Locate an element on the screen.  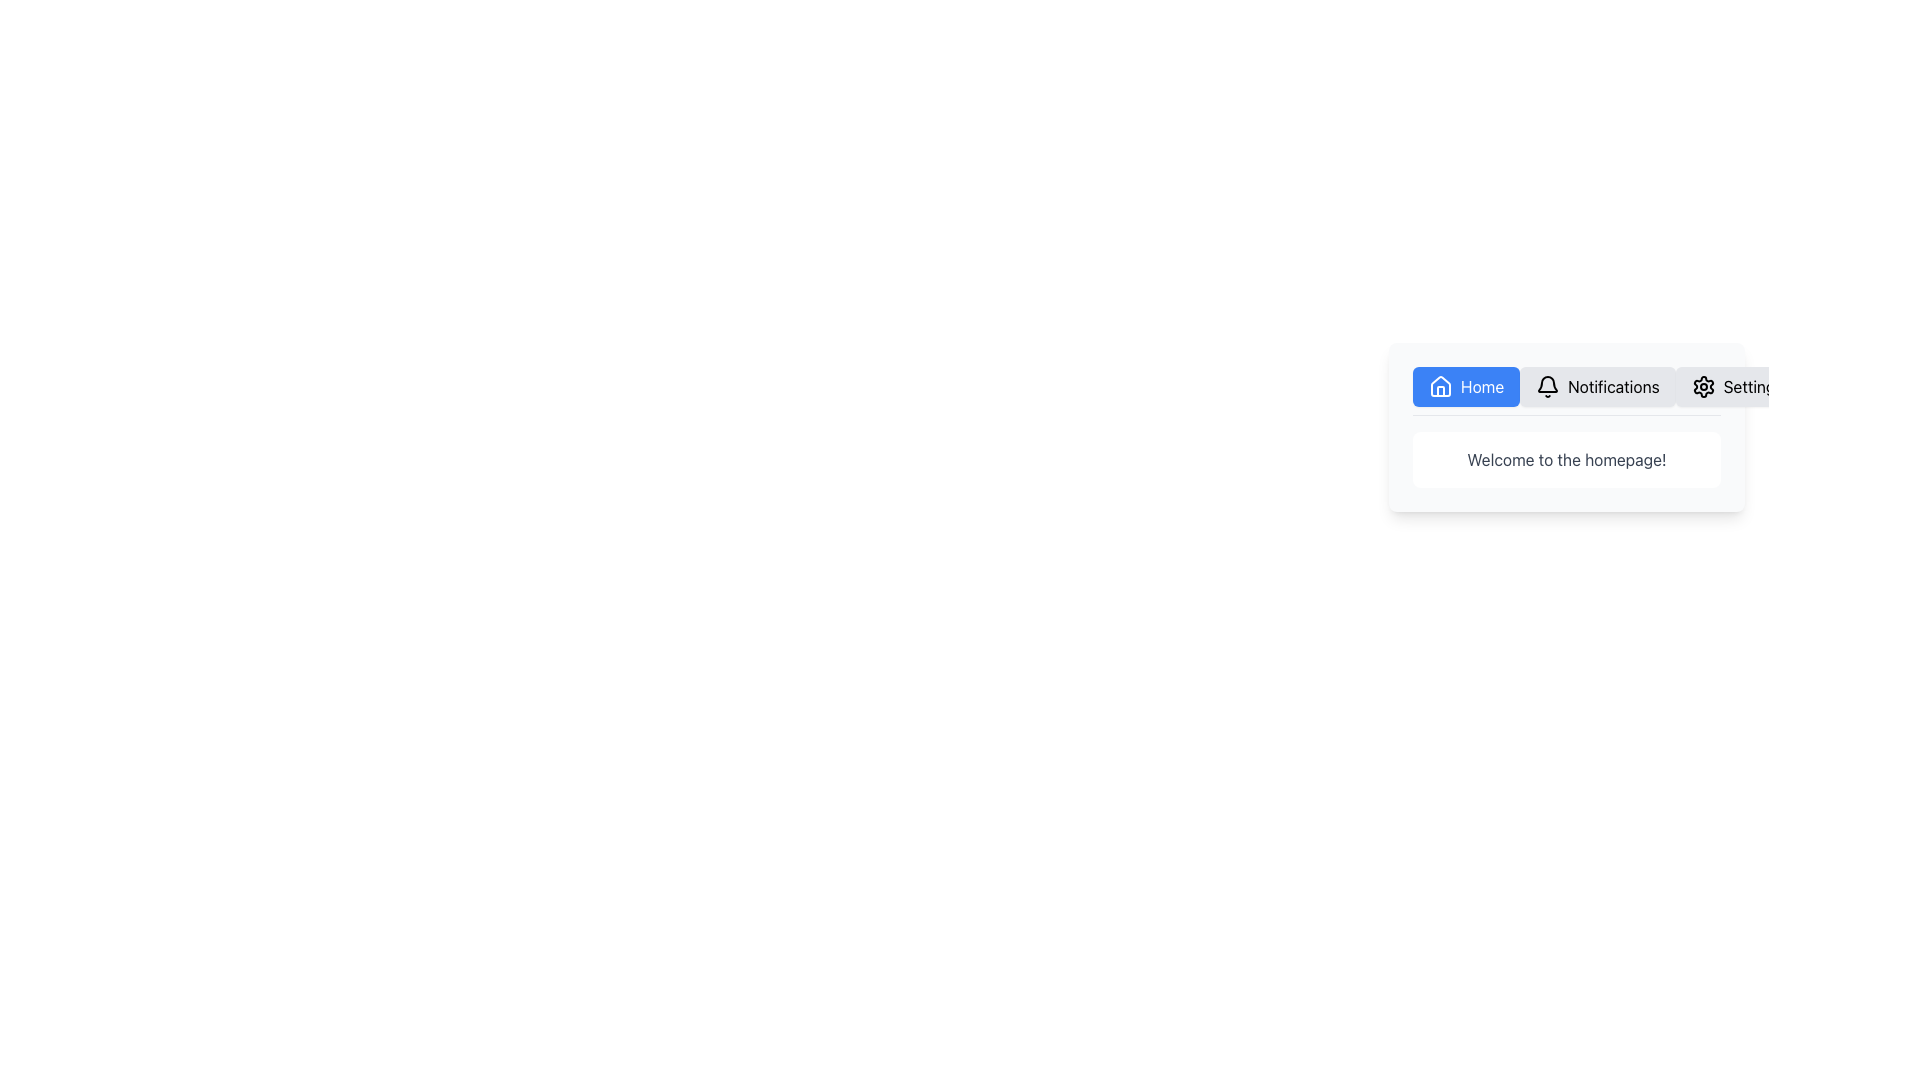
the navigation button for accessing the Notifications section located in the horizontal navigation bar, positioned to the right of 'Home' is located at coordinates (1596, 386).